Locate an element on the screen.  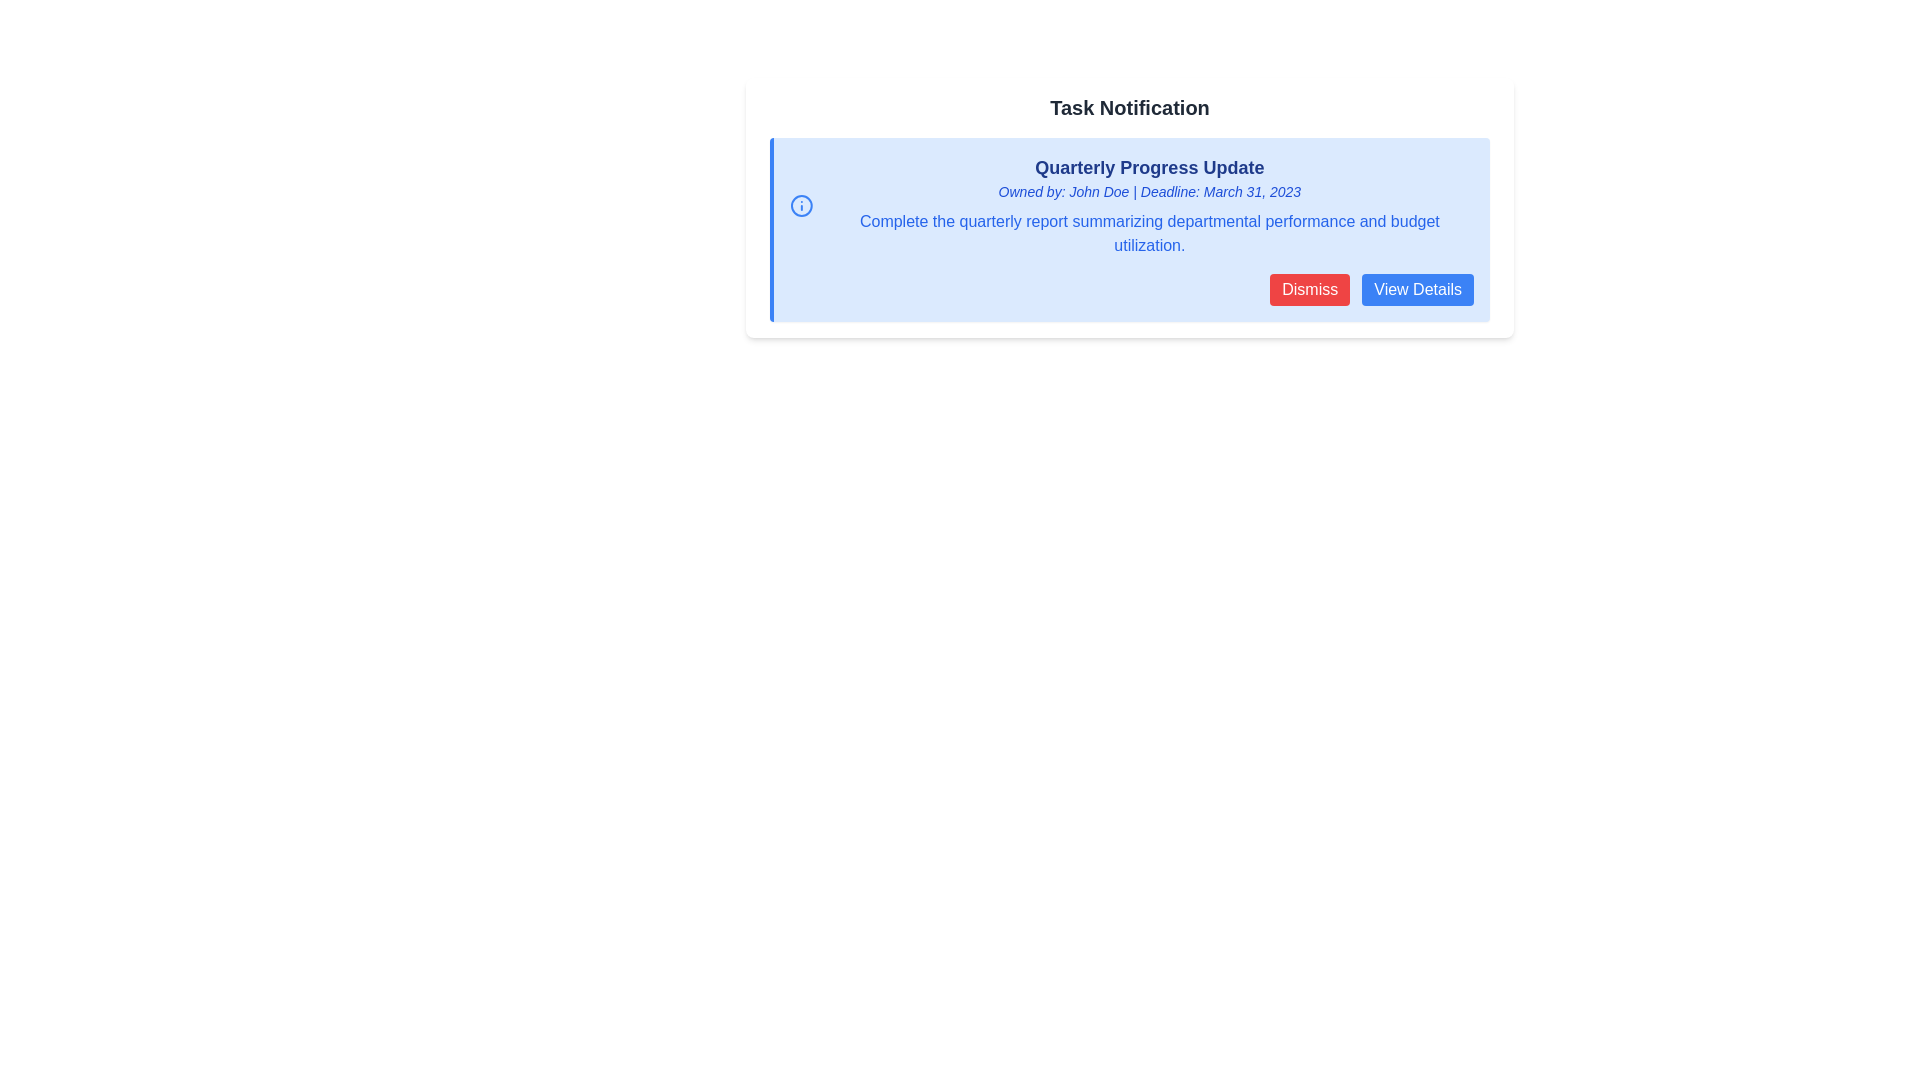
the button on the right side of the 'Dismiss' button is located at coordinates (1417, 289).